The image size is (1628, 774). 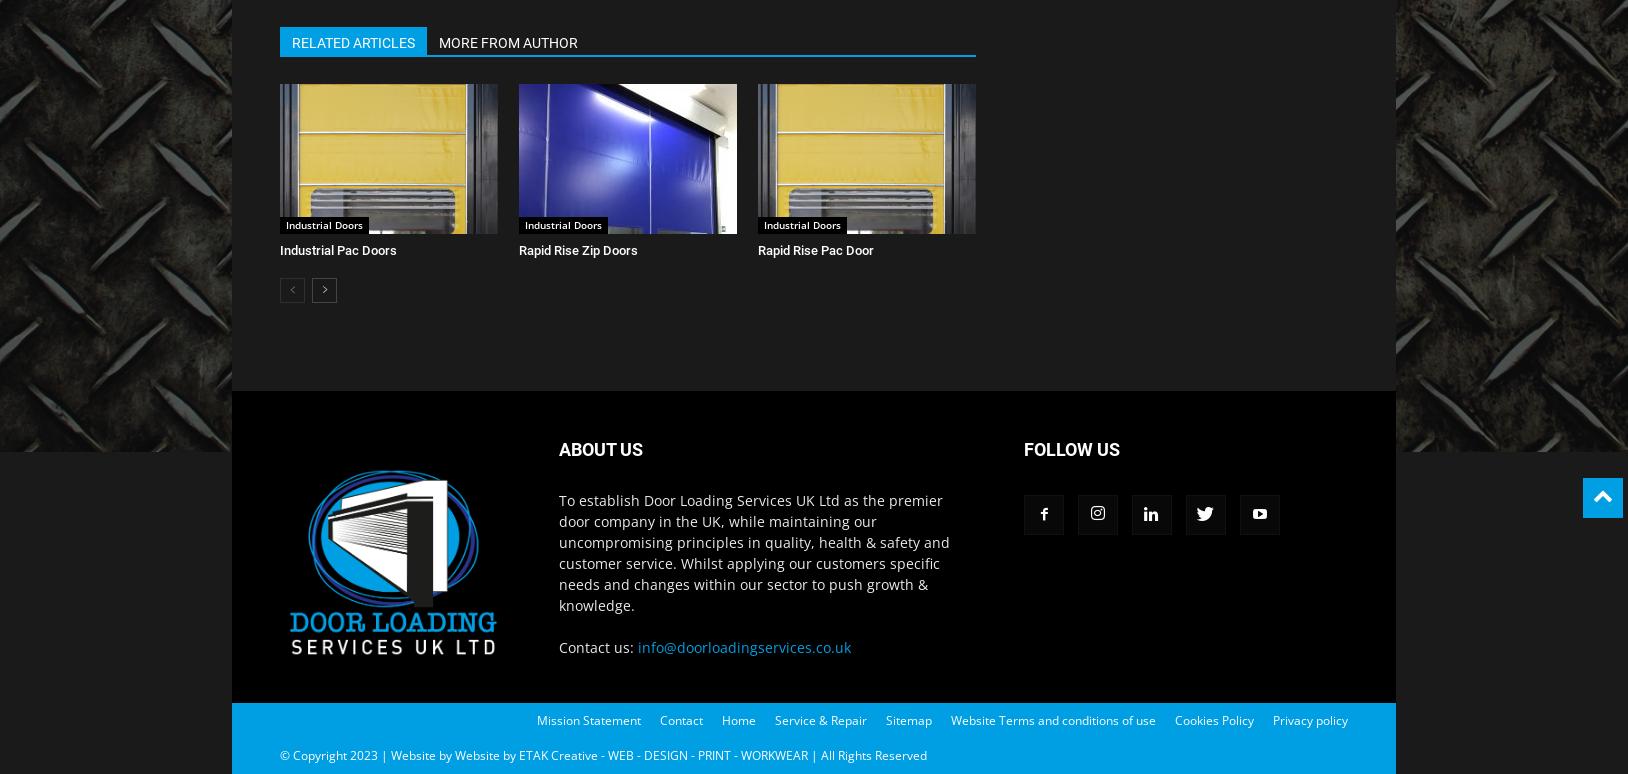 What do you see at coordinates (744, 647) in the screenshot?
I see `'info@doorloadingservices.co.uk'` at bounding box center [744, 647].